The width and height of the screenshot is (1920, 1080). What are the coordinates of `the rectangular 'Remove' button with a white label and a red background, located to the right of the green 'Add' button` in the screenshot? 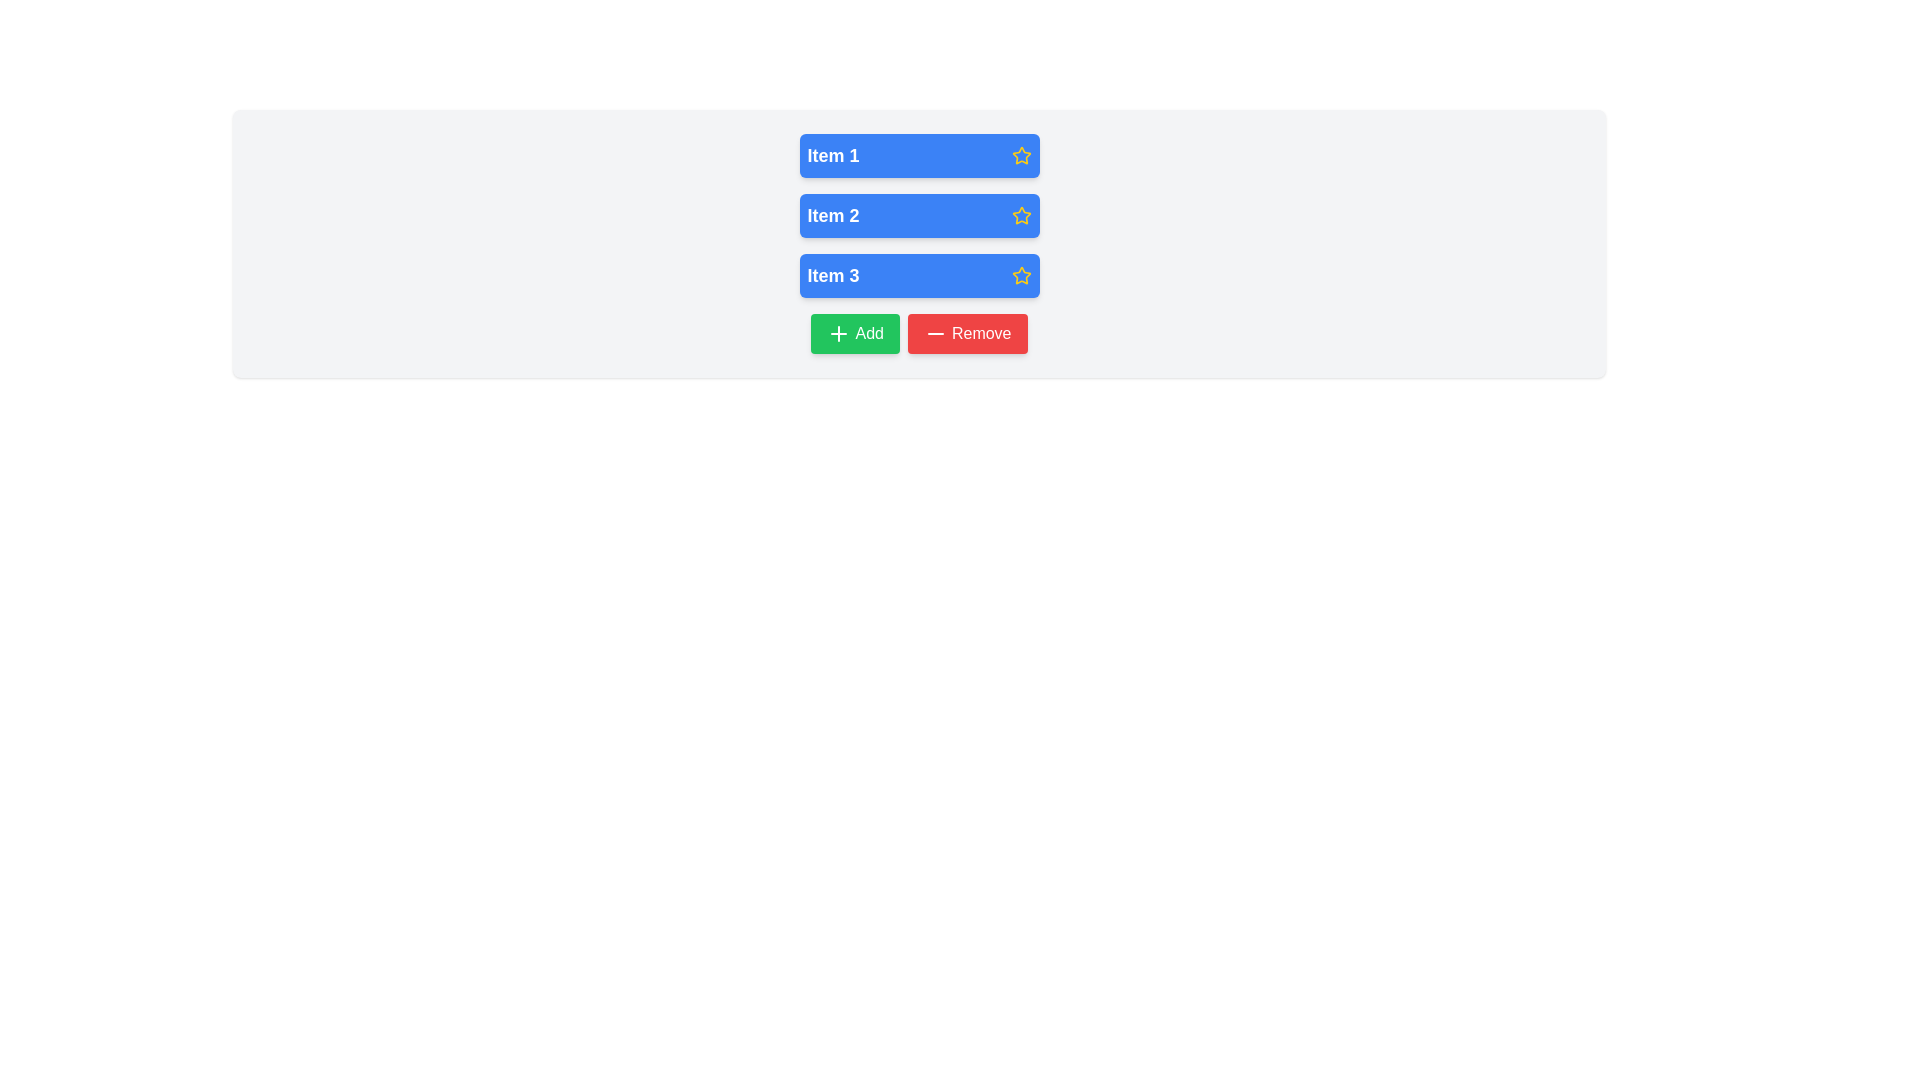 It's located at (967, 333).